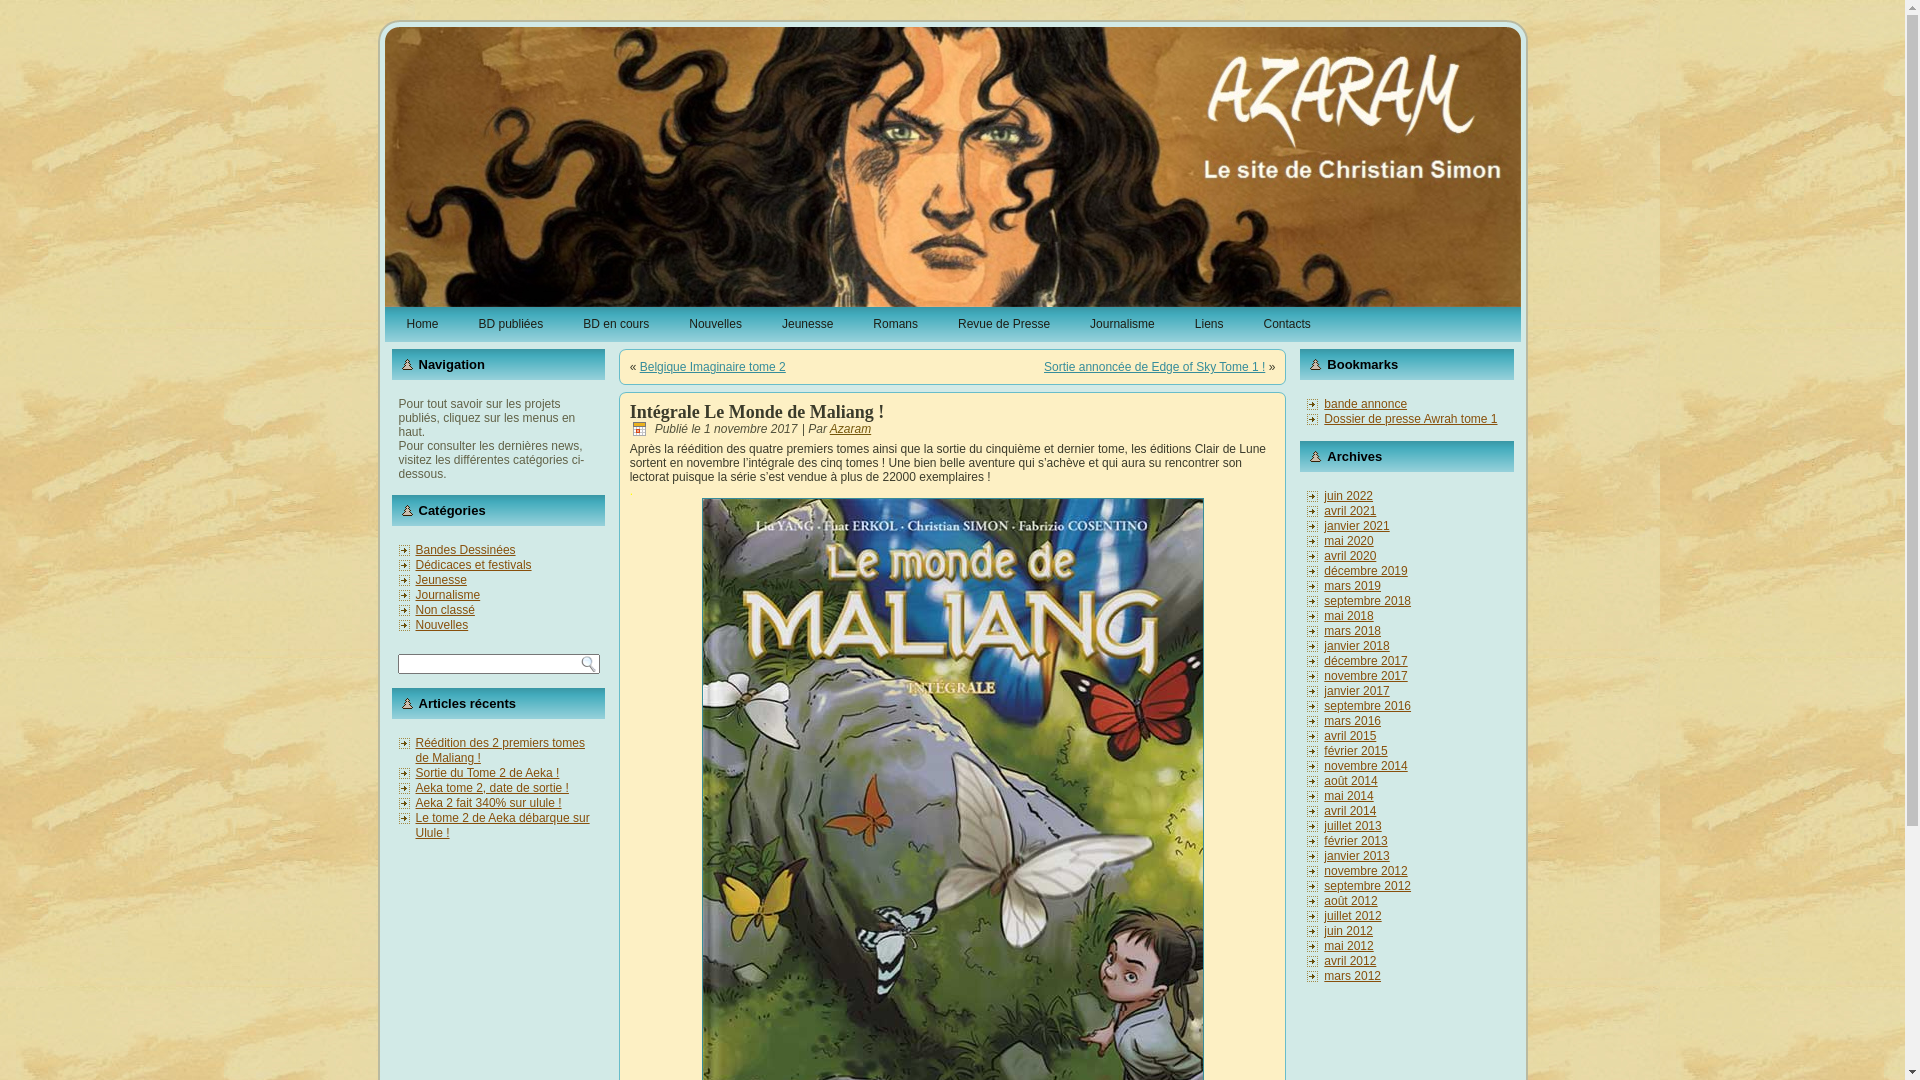  Describe the element at coordinates (488, 771) in the screenshot. I see `'Sortie du Tome 2 de Aeka !'` at that location.